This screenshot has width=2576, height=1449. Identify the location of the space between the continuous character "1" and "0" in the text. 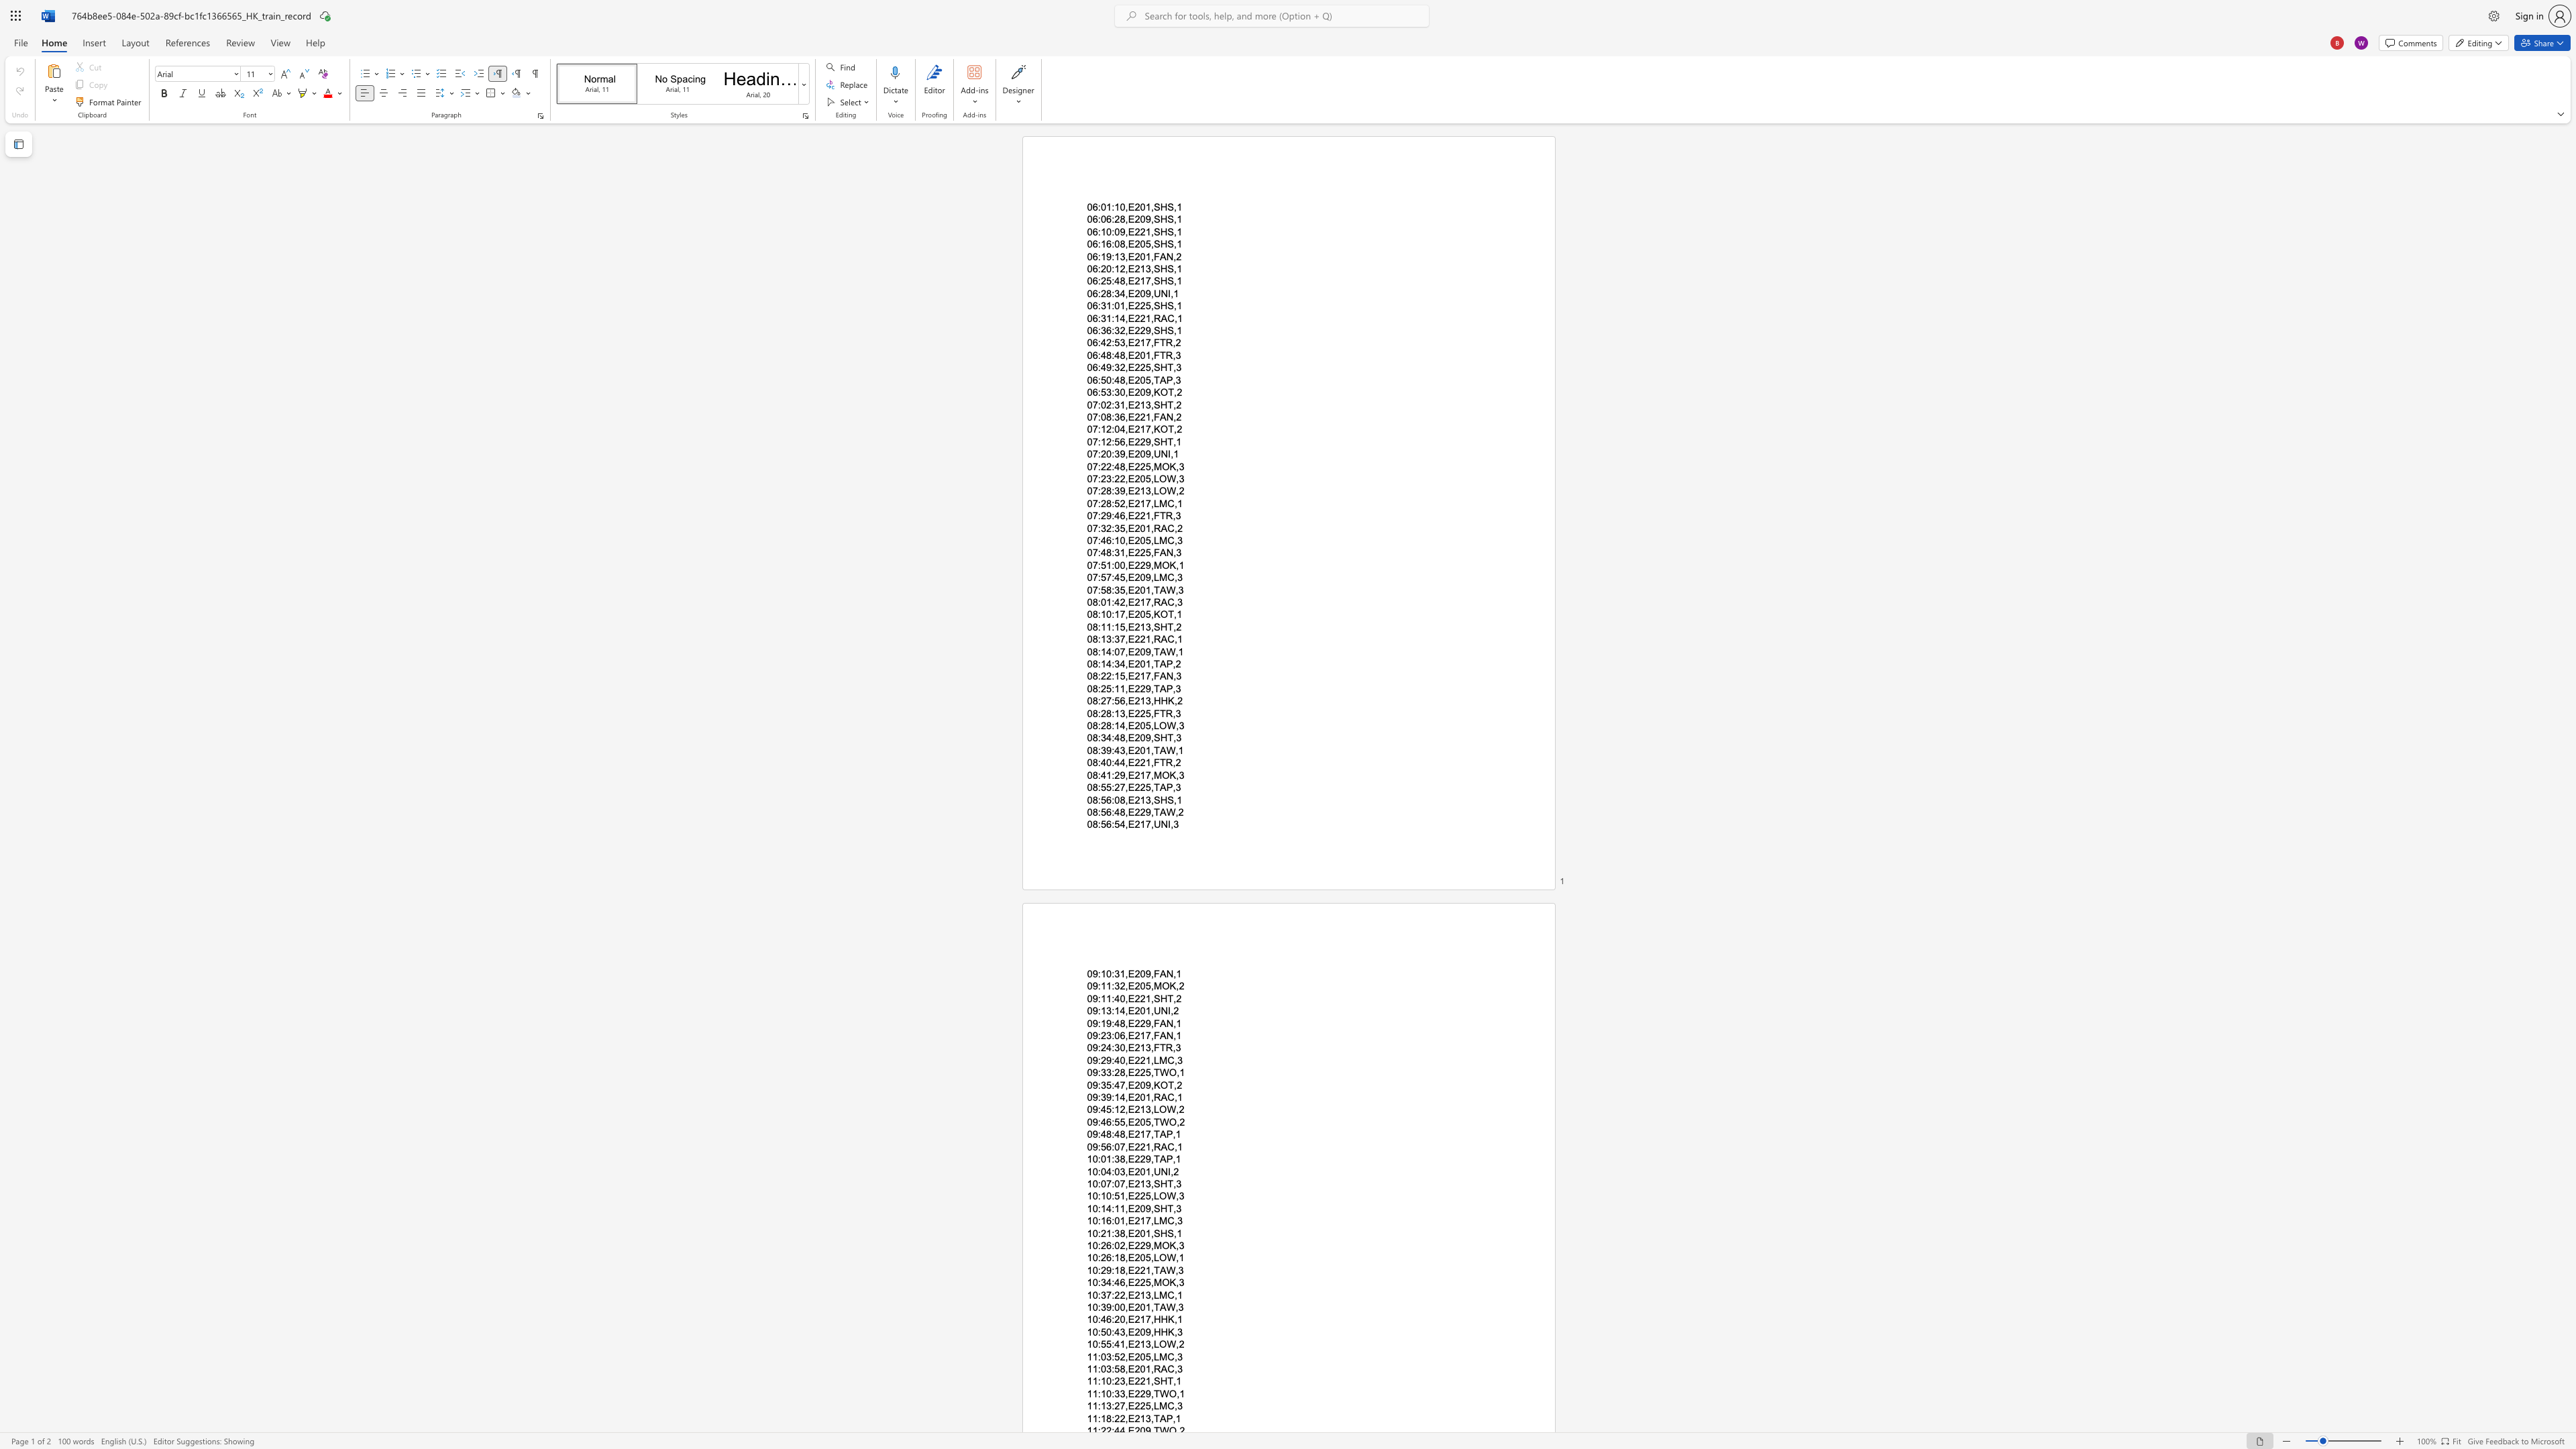
(1092, 1344).